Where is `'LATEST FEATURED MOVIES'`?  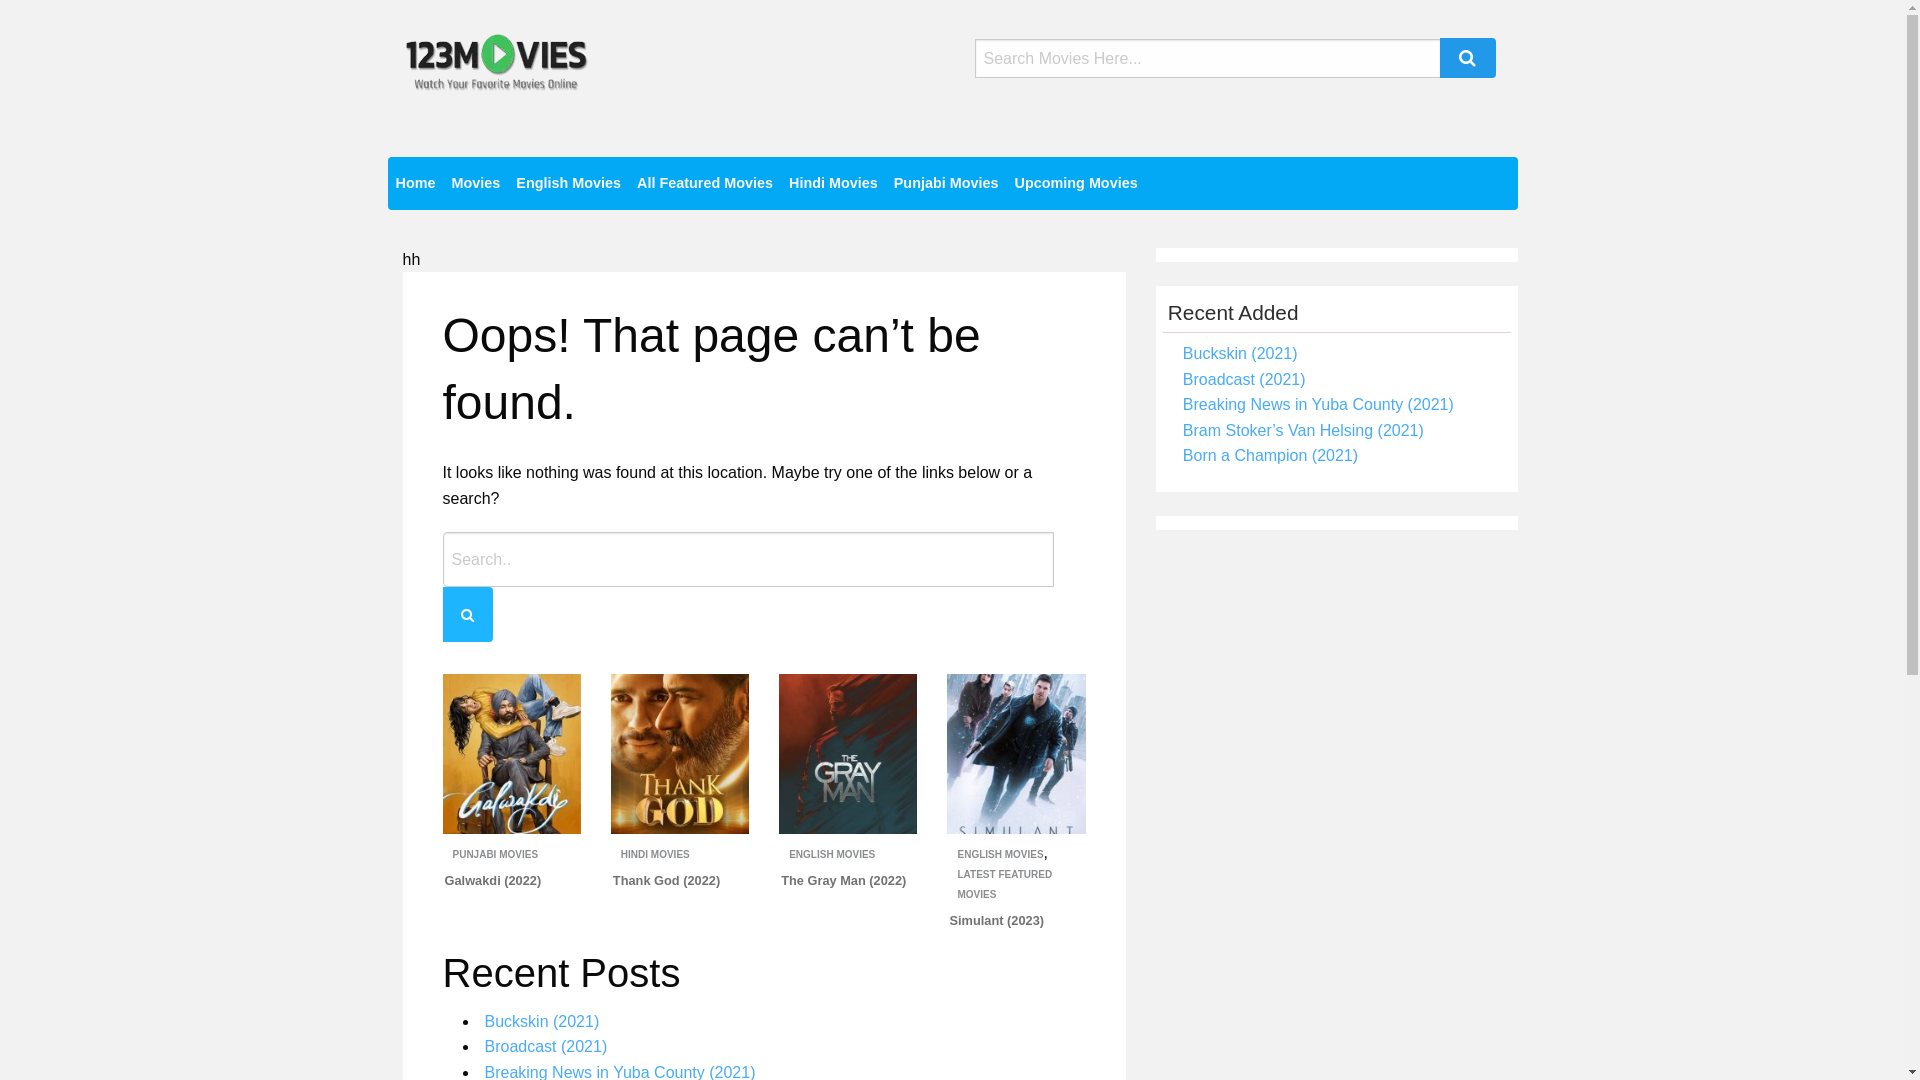 'LATEST FEATURED MOVIES' is located at coordinates (1004, 883).